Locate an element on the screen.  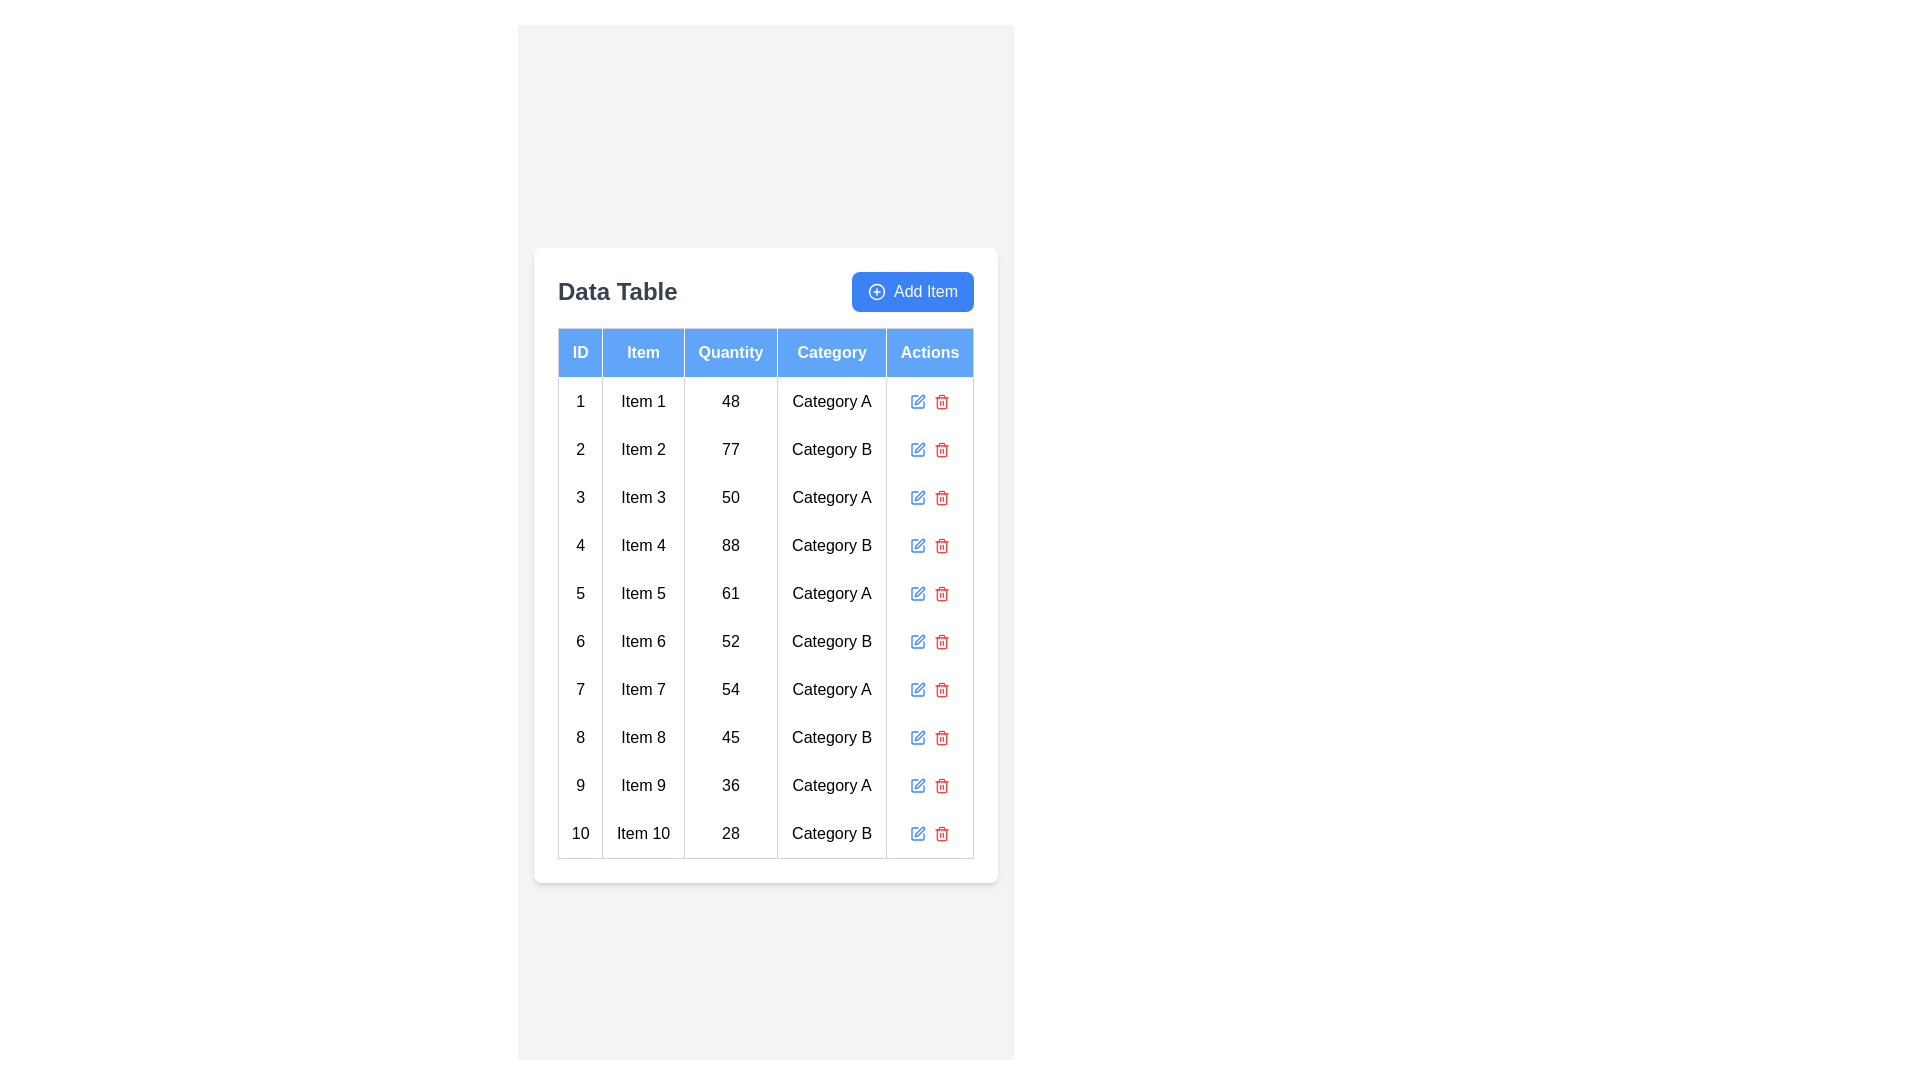
the Text label representing the ID number for the fifth entry in the data table, located in the leftmost cell of the fifth row is located at coordinates (579, 592).